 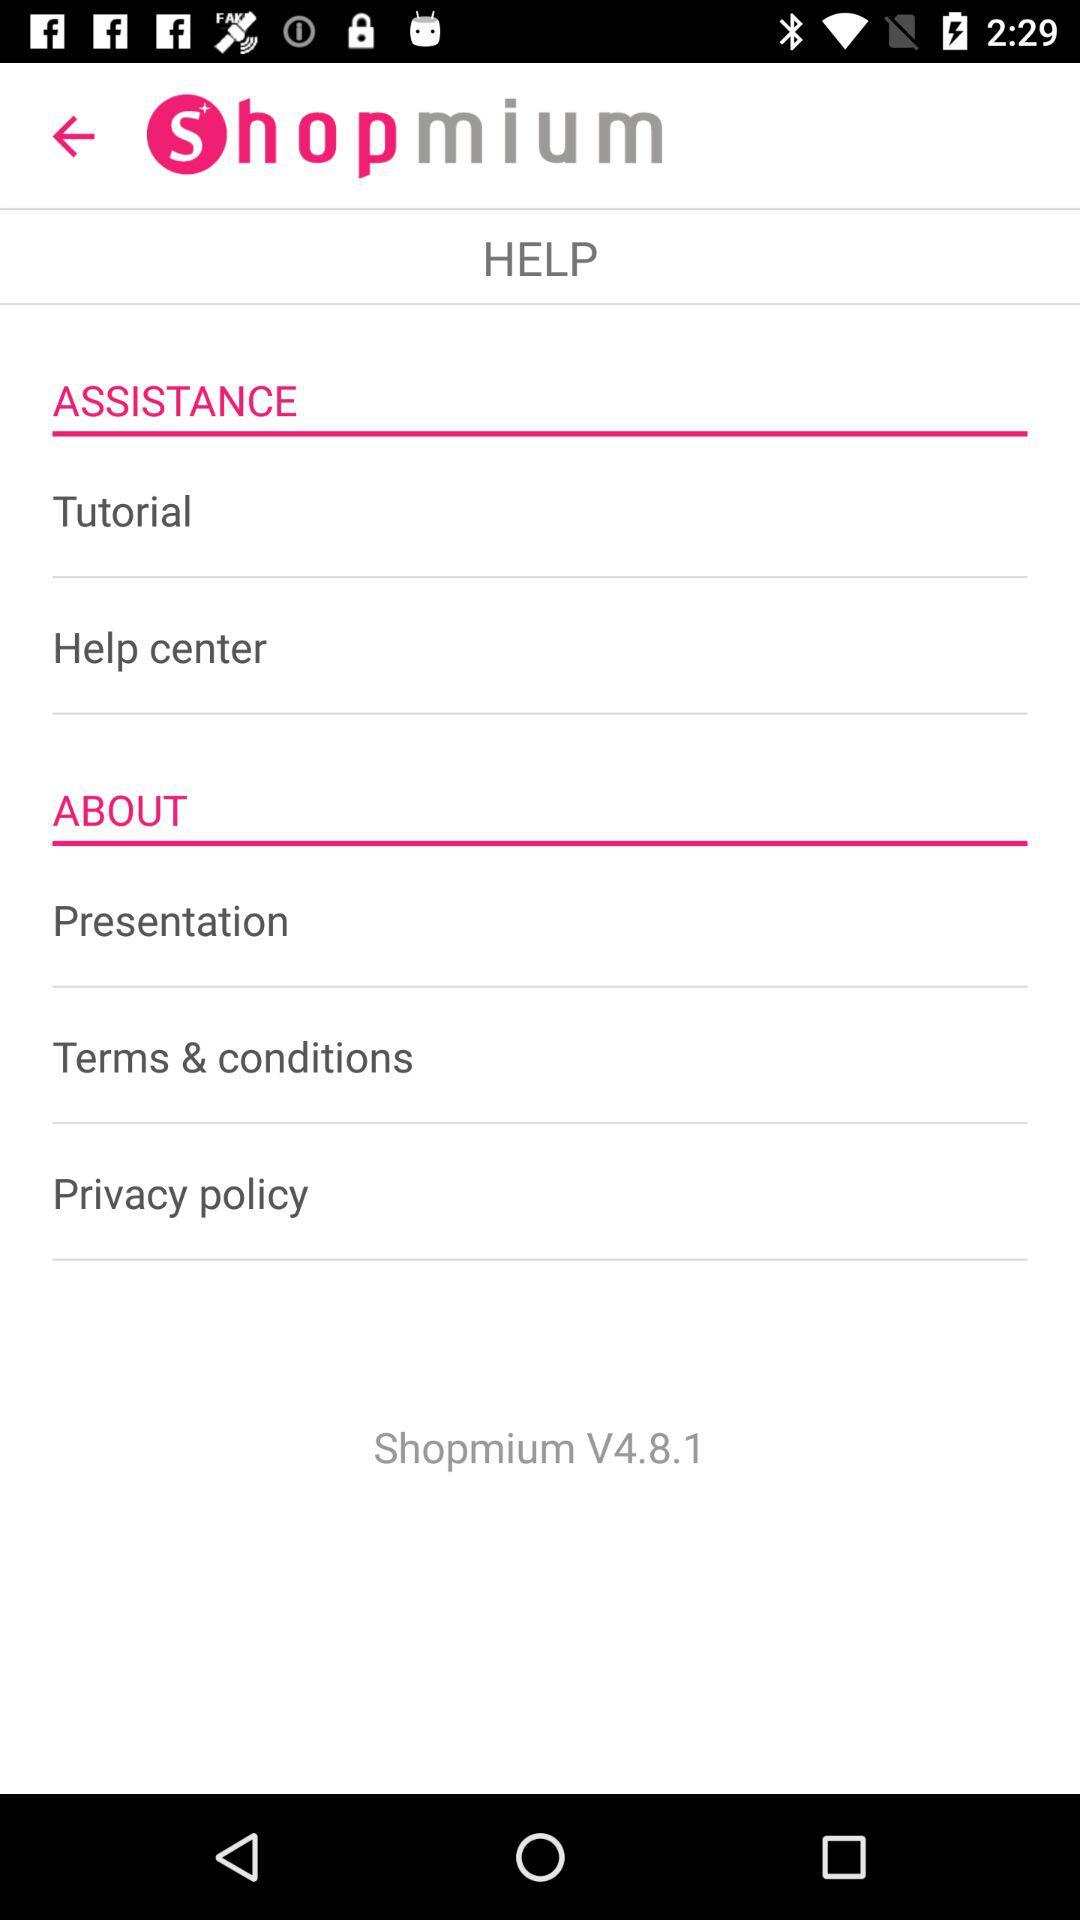 What do you see at coordinates (540, 646) in the screenshot?
I see `the item below tutorial item` at bounding box center [540, 646].